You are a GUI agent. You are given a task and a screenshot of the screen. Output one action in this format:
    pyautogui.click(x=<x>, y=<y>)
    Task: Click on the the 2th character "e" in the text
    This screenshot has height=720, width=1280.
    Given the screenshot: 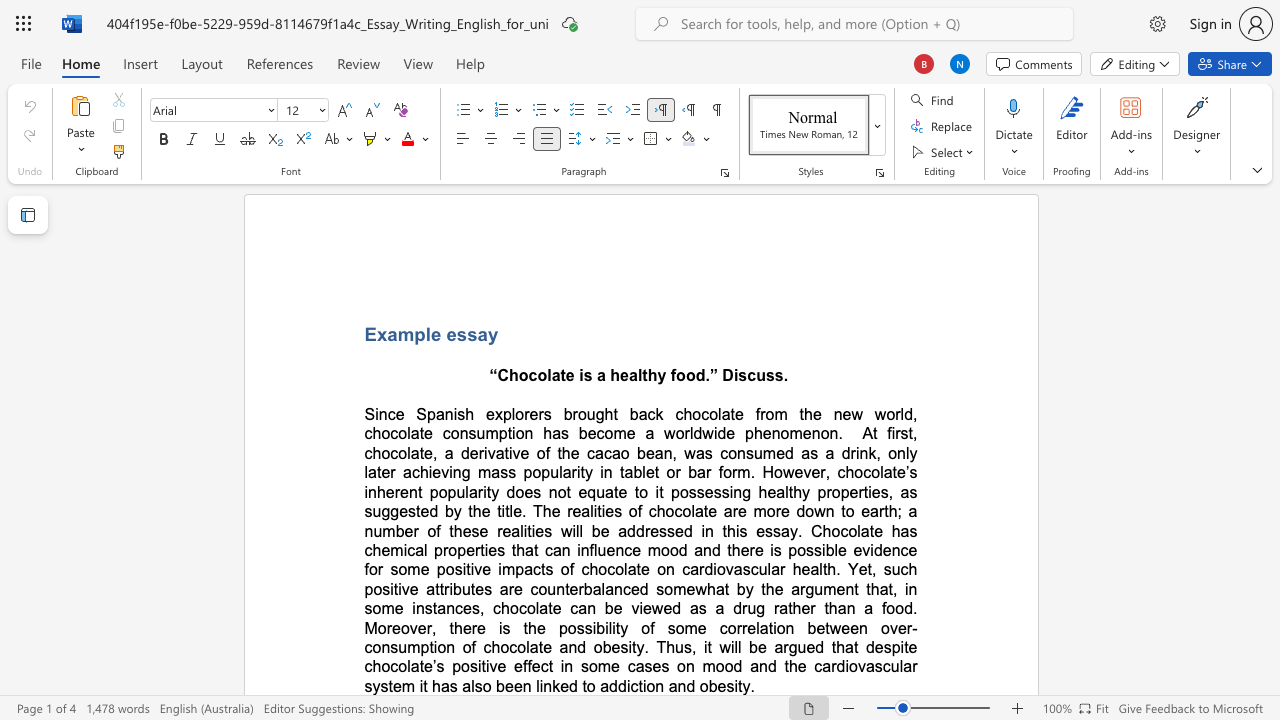 What is the action you would take?
    pyautogui.click(x=450, y=333)
    